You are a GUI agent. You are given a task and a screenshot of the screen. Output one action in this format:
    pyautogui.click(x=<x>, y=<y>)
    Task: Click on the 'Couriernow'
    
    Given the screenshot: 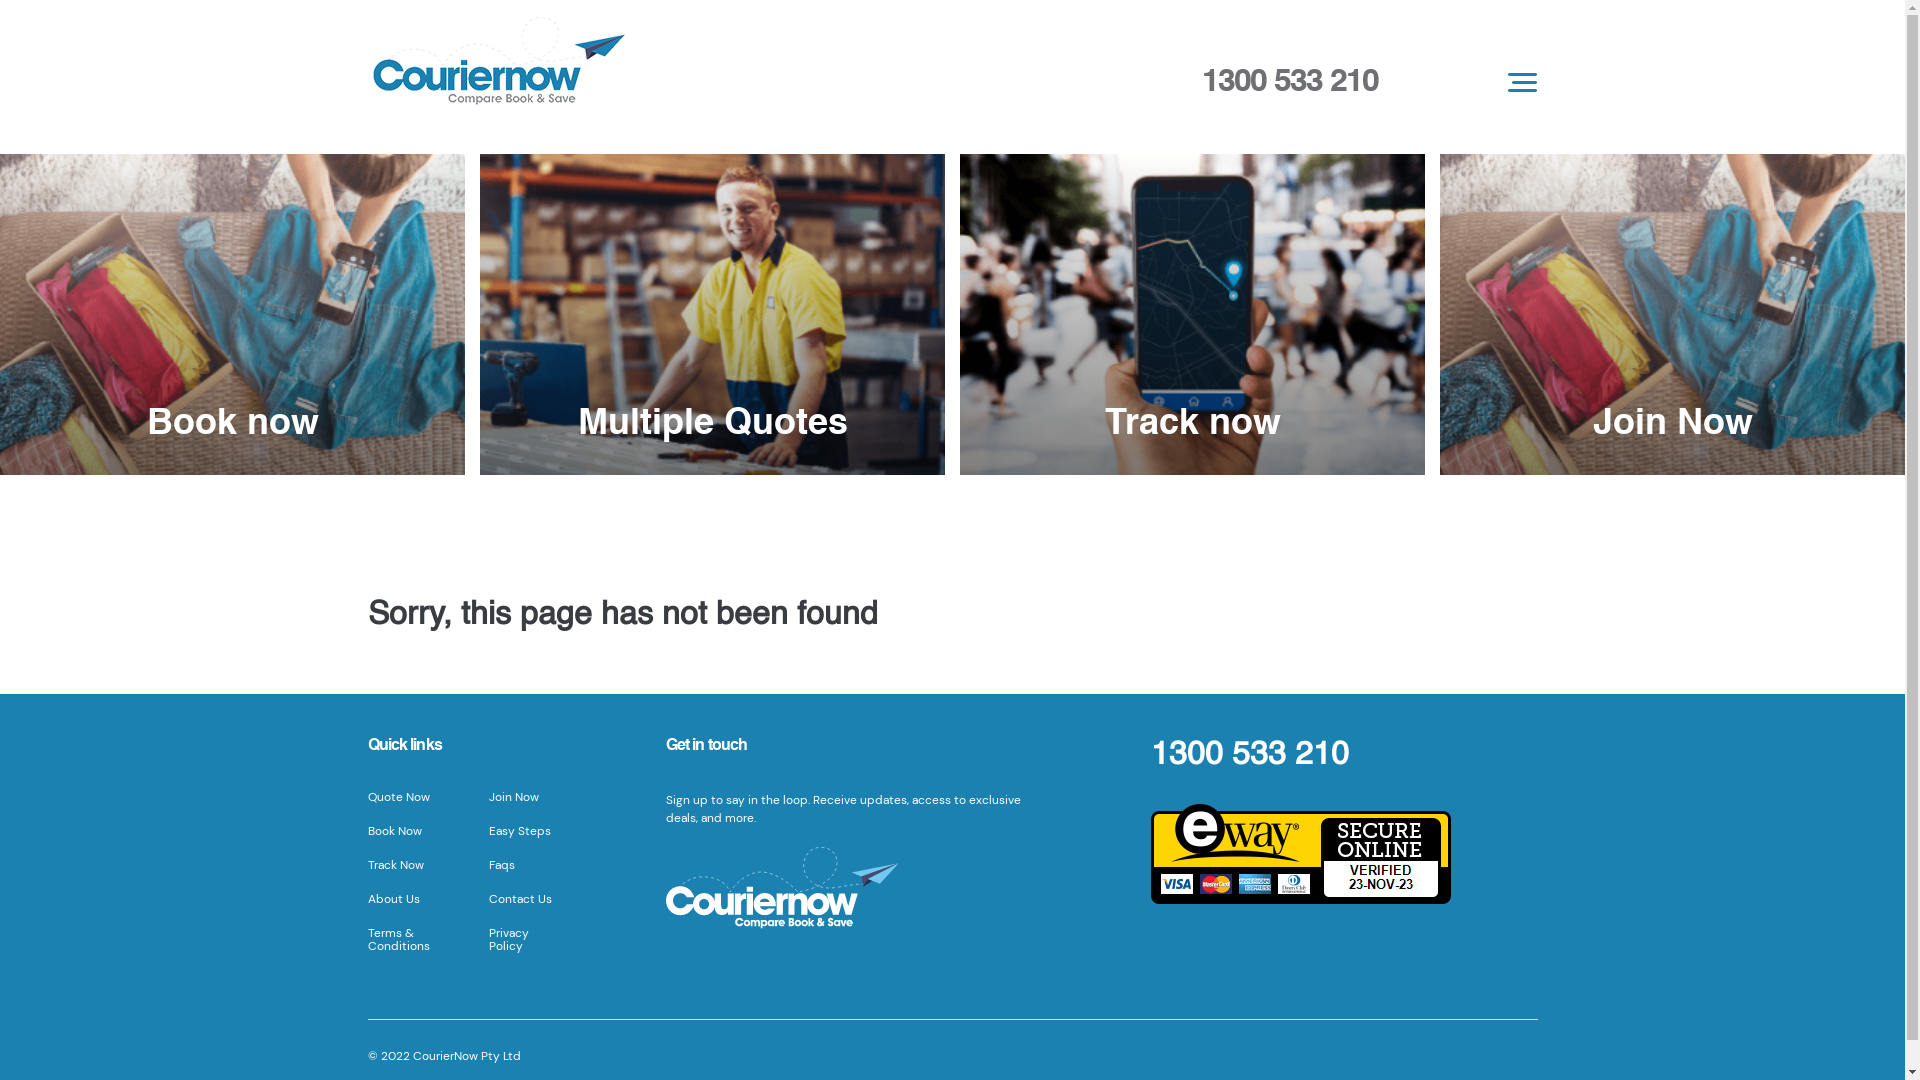 What is the action you would take?
    pyautogui.click(x=713, y=65)
    